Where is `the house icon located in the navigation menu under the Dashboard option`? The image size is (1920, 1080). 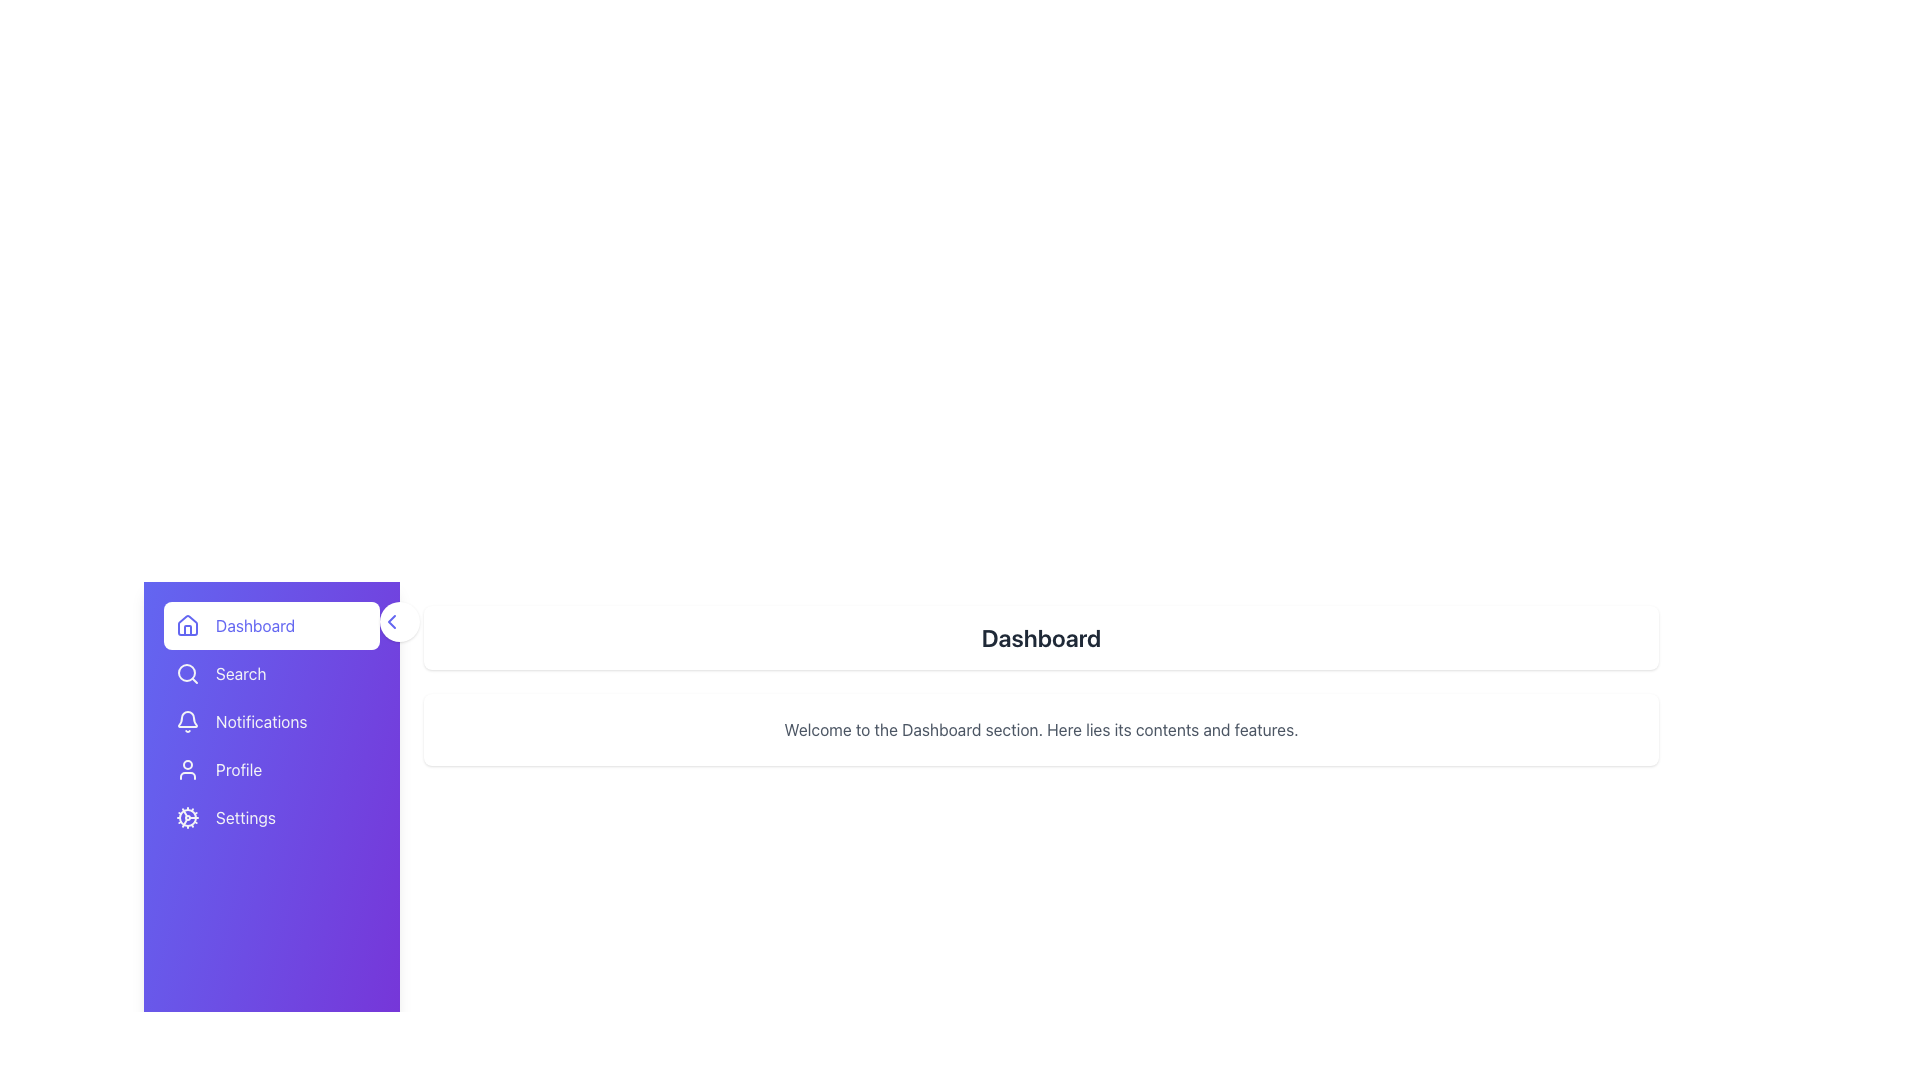
the house icon located in the navigation menu under the Dashboard option is located at coordinates (187, 623).